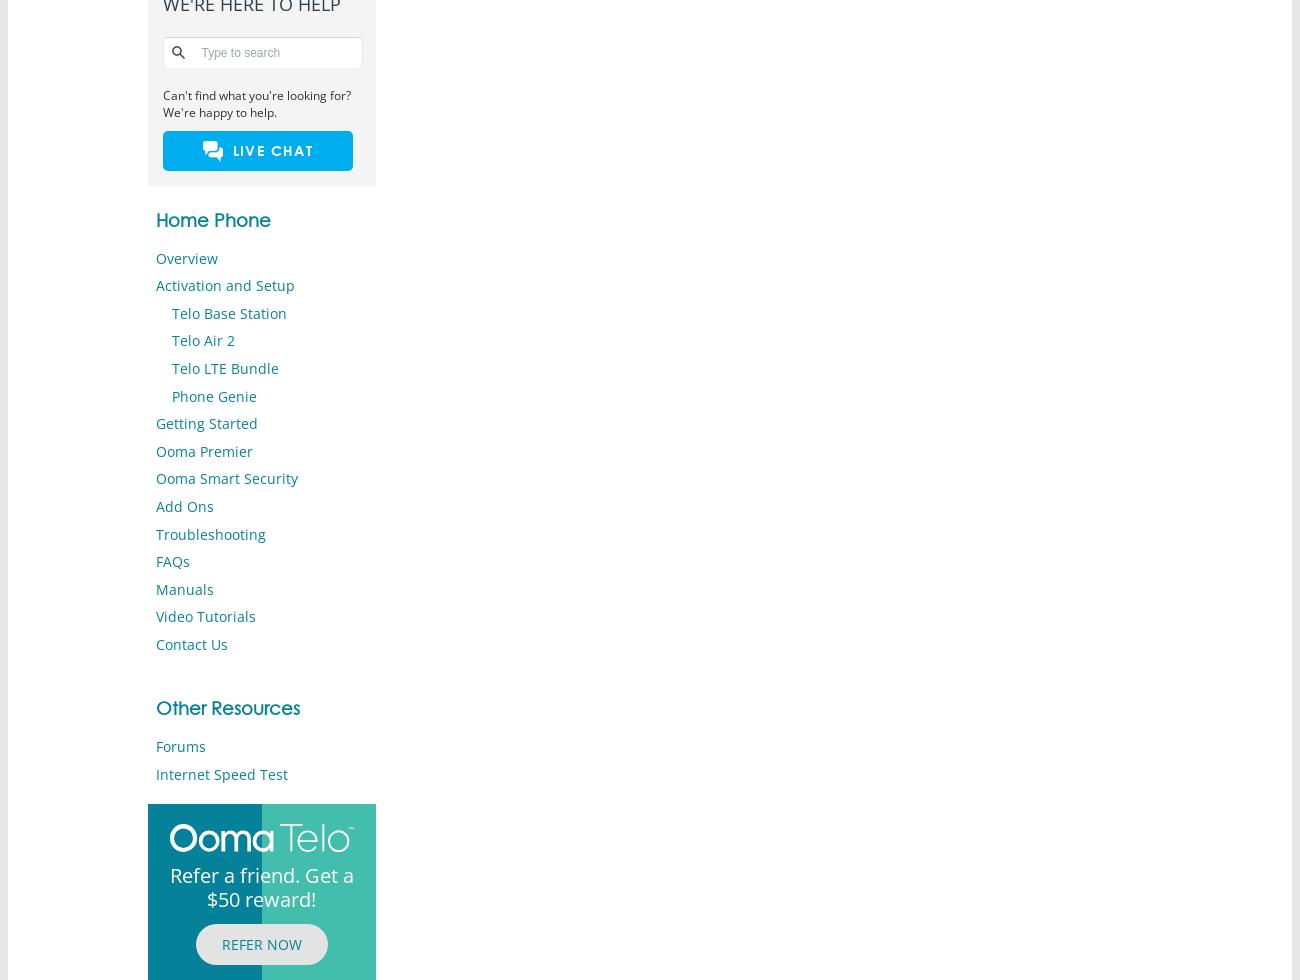  Describe the element at coordinates (153, 219) in the screenshot. I see `'Home Phone'` at that location.